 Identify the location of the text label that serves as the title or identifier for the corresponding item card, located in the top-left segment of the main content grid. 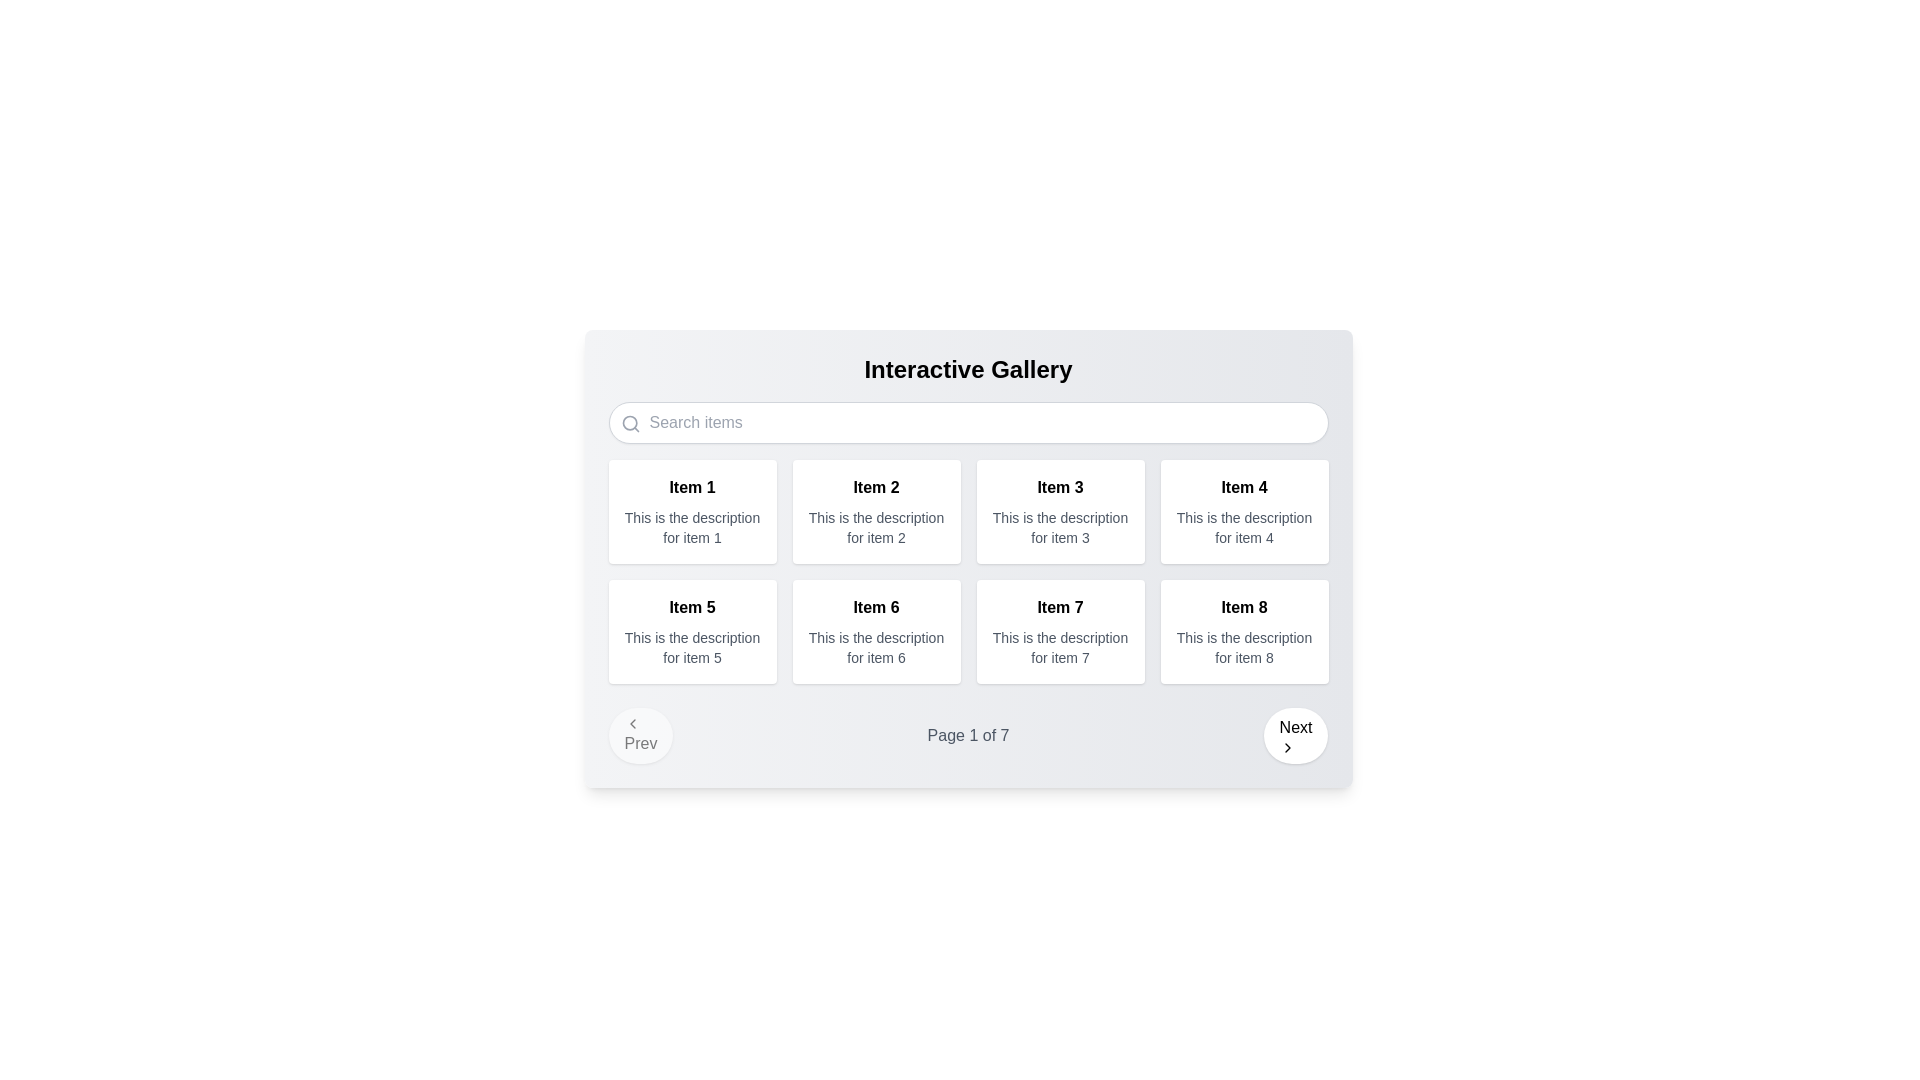
(692, 488).